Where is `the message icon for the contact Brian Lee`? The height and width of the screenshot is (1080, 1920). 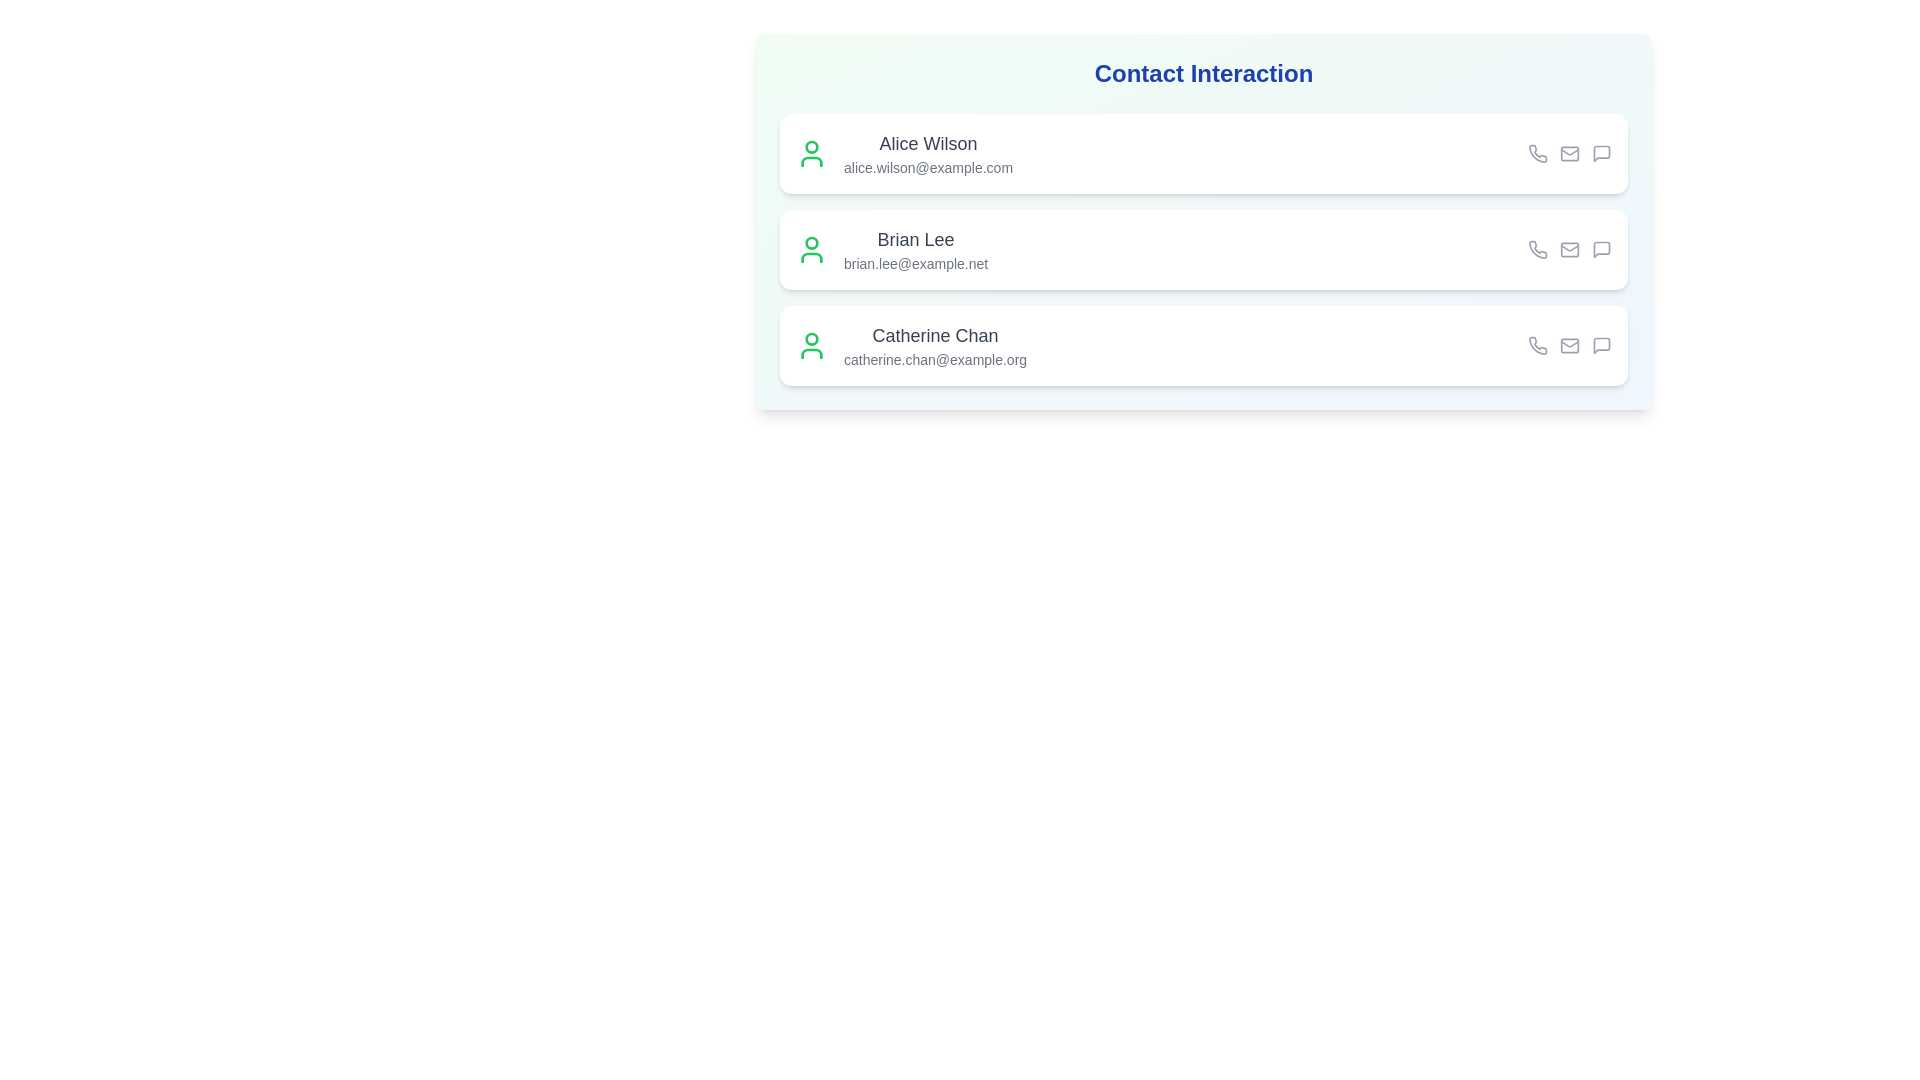
the message icon for the contact Brian Lee is located at coordinates (1602, 249).